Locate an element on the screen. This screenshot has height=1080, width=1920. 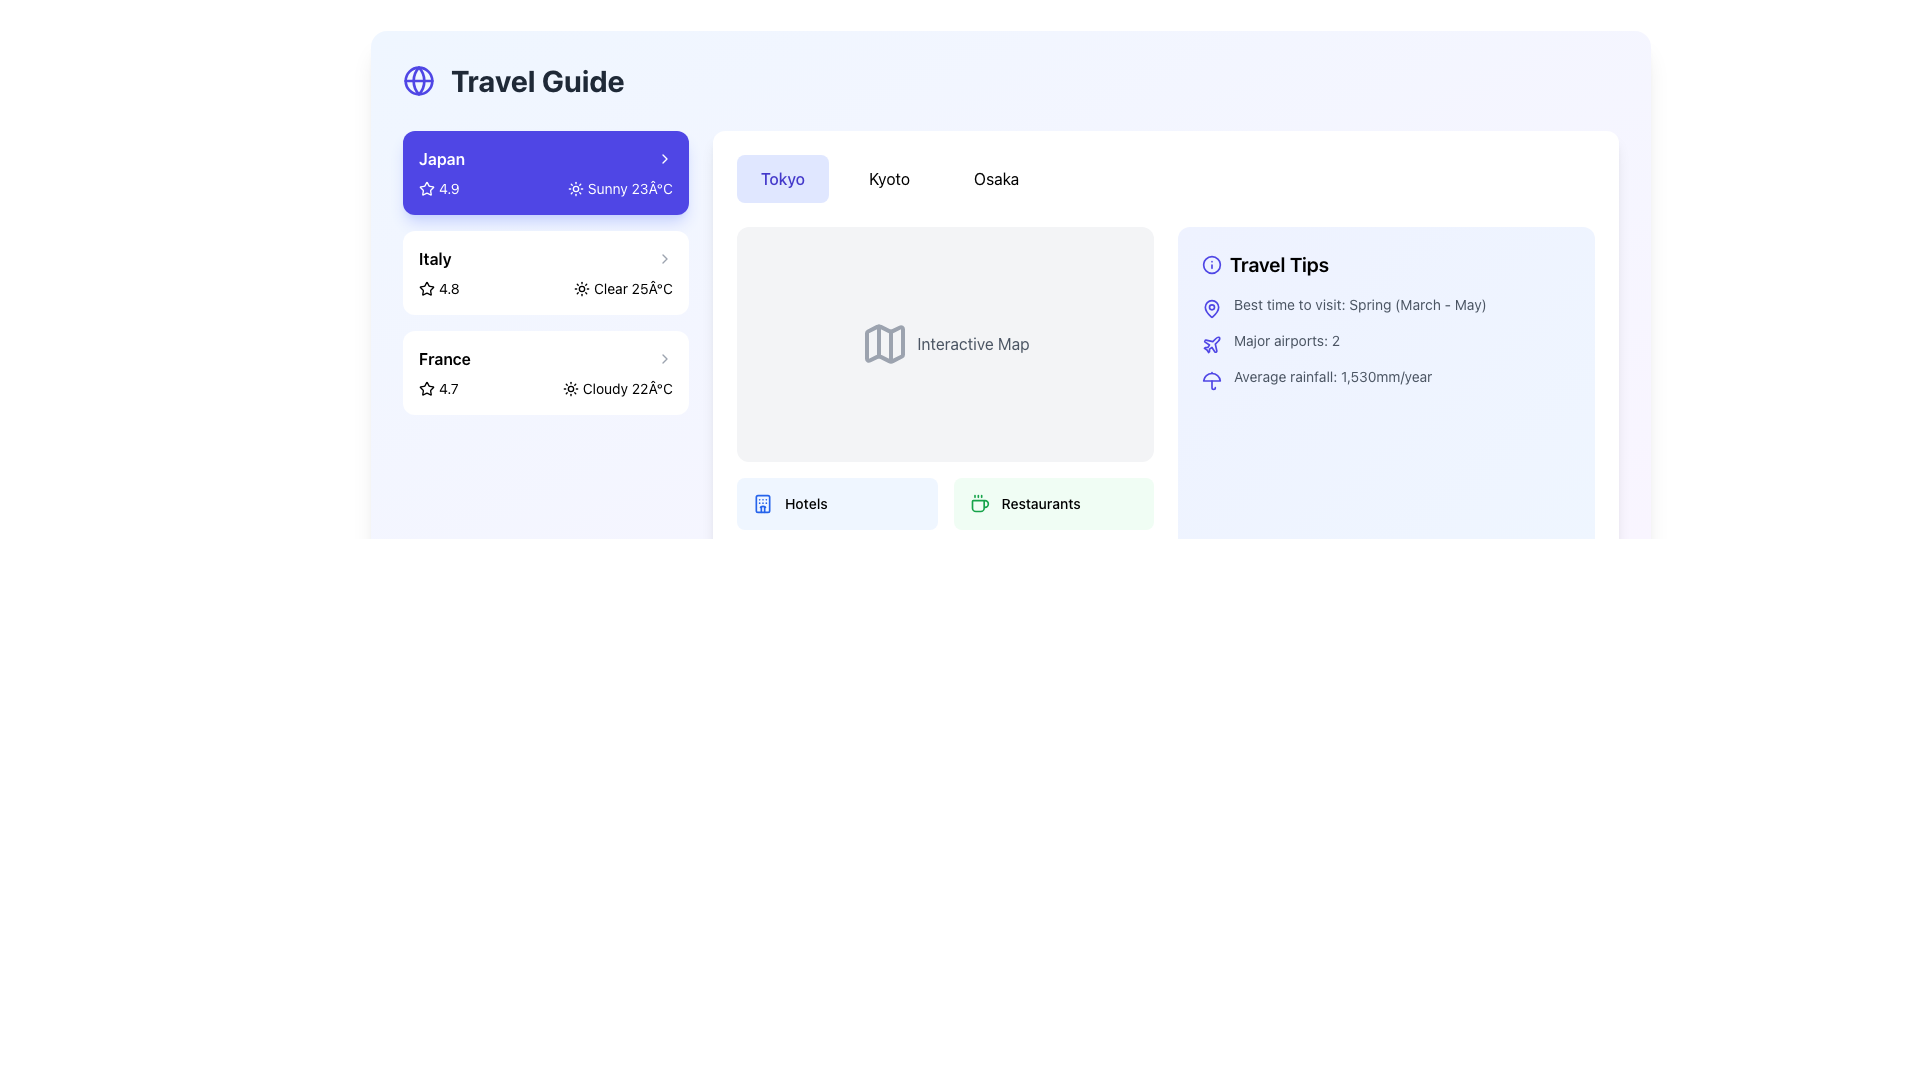
the weather indicator element displaying 'Cloudy 22°C' with a sun icon, located on the third row under the 'France' section is located at coordinates (616, 389).